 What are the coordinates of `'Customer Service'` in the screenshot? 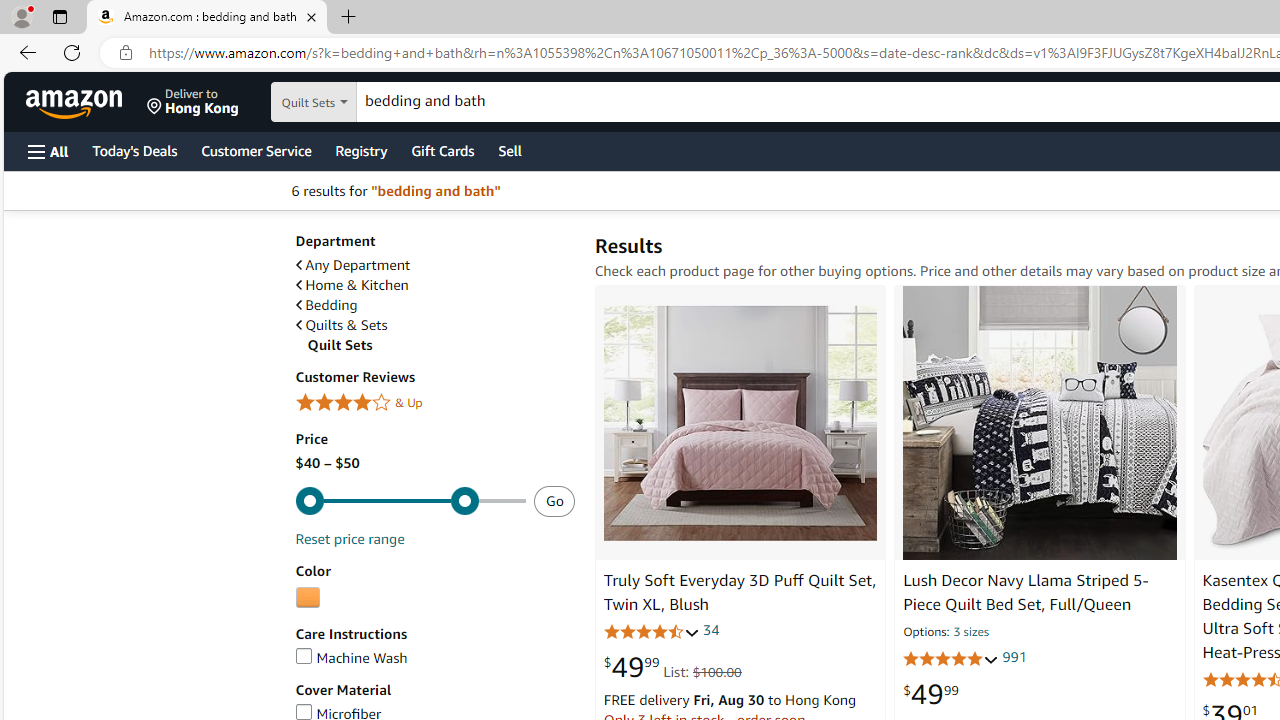 It's located at (255, 149).